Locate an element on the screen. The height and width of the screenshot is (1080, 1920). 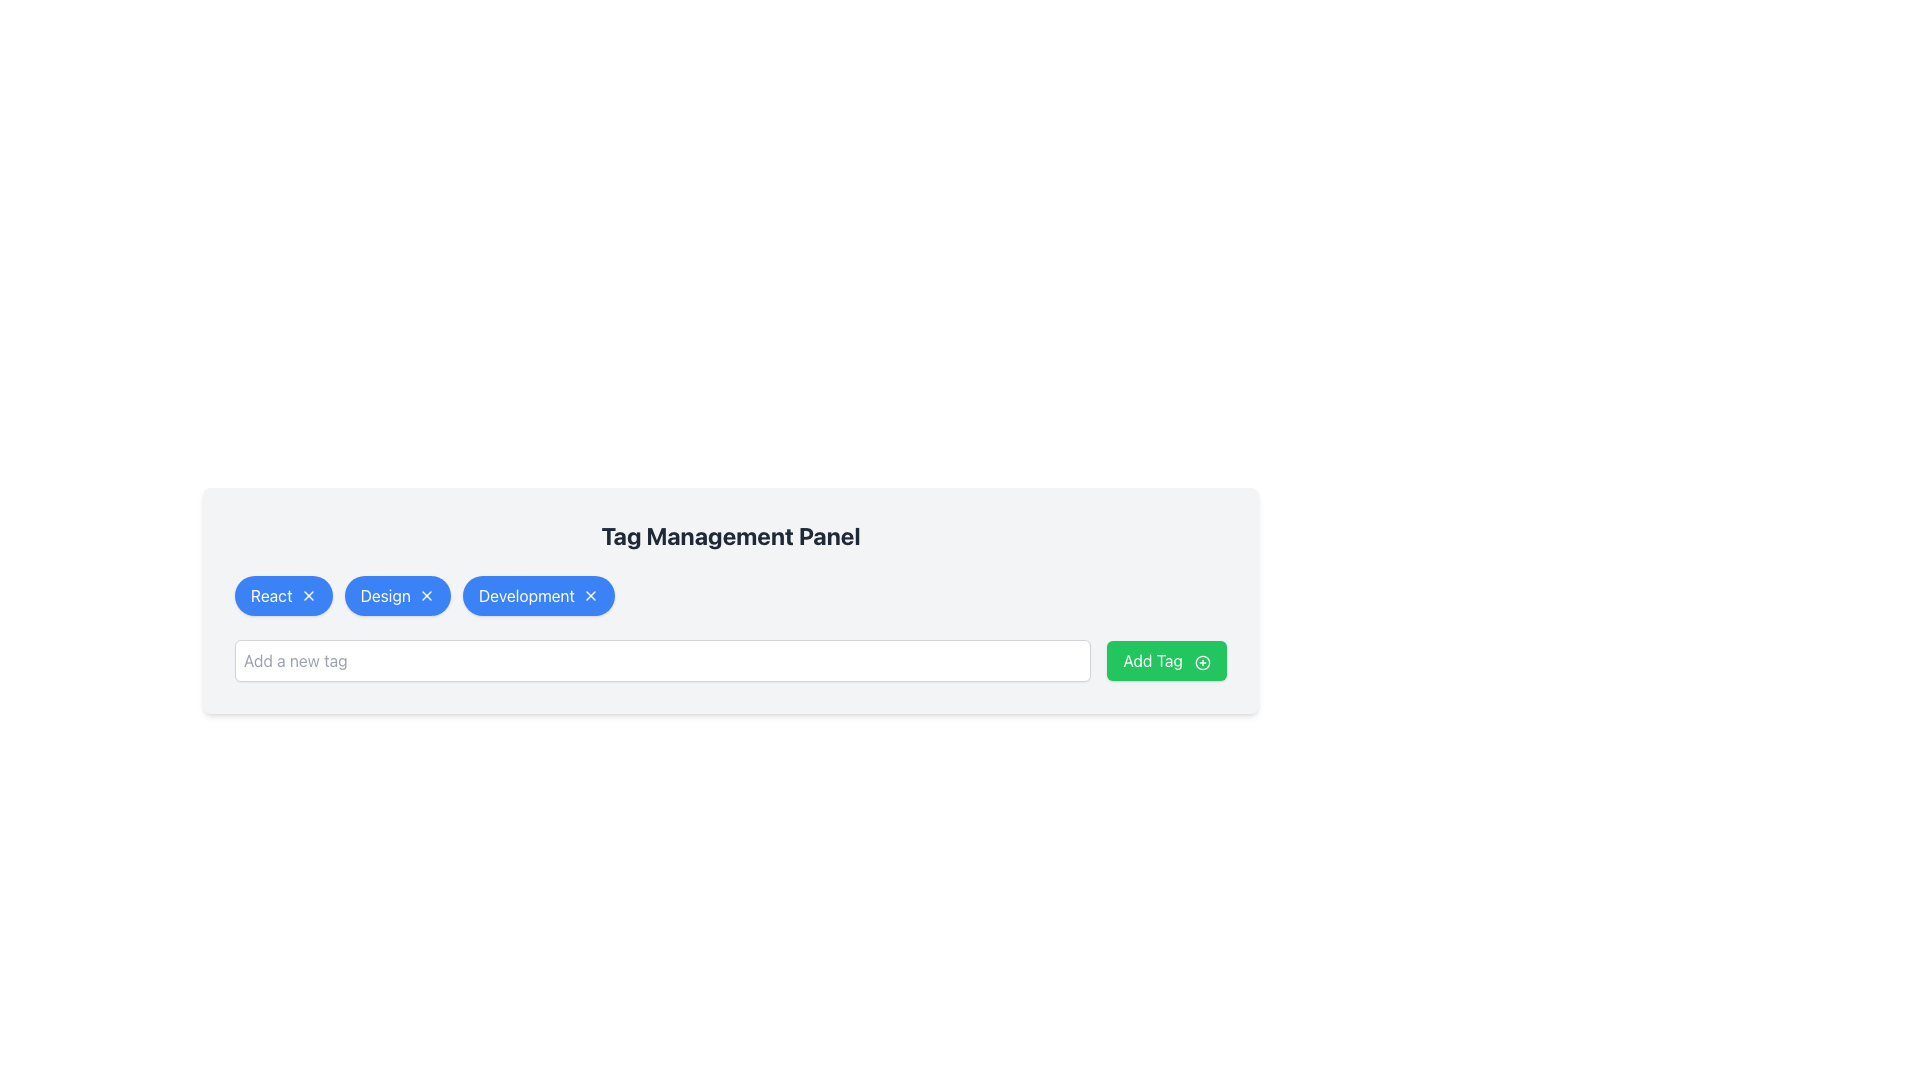
the 'React' tag button with a close icon is located at coordinates (282, 595).